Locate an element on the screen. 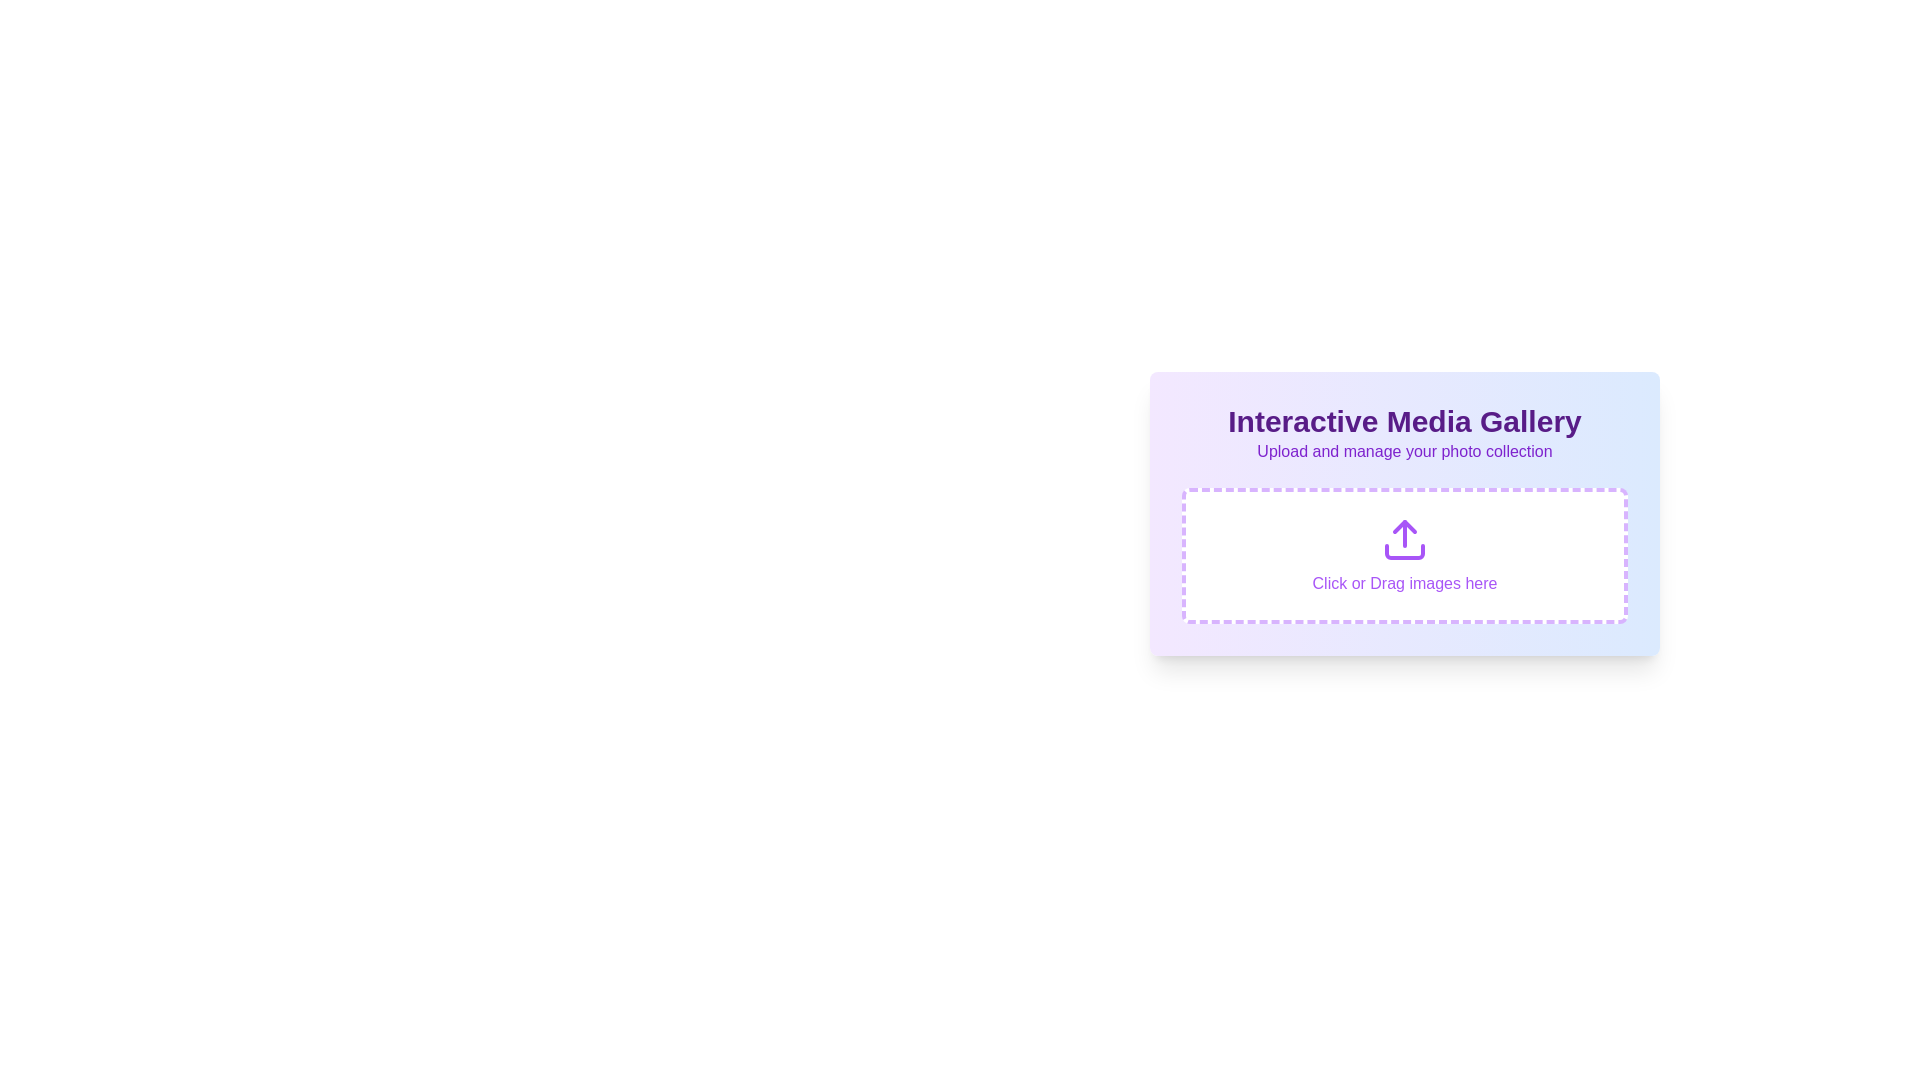 This screenshot has height=1080, width=1920. the text header 'Interactive Media Gallery', which is prominently styled in a large bold font with a purple hue, located at the upper part of a rectangular card component is located at coordinates (1404, 420).